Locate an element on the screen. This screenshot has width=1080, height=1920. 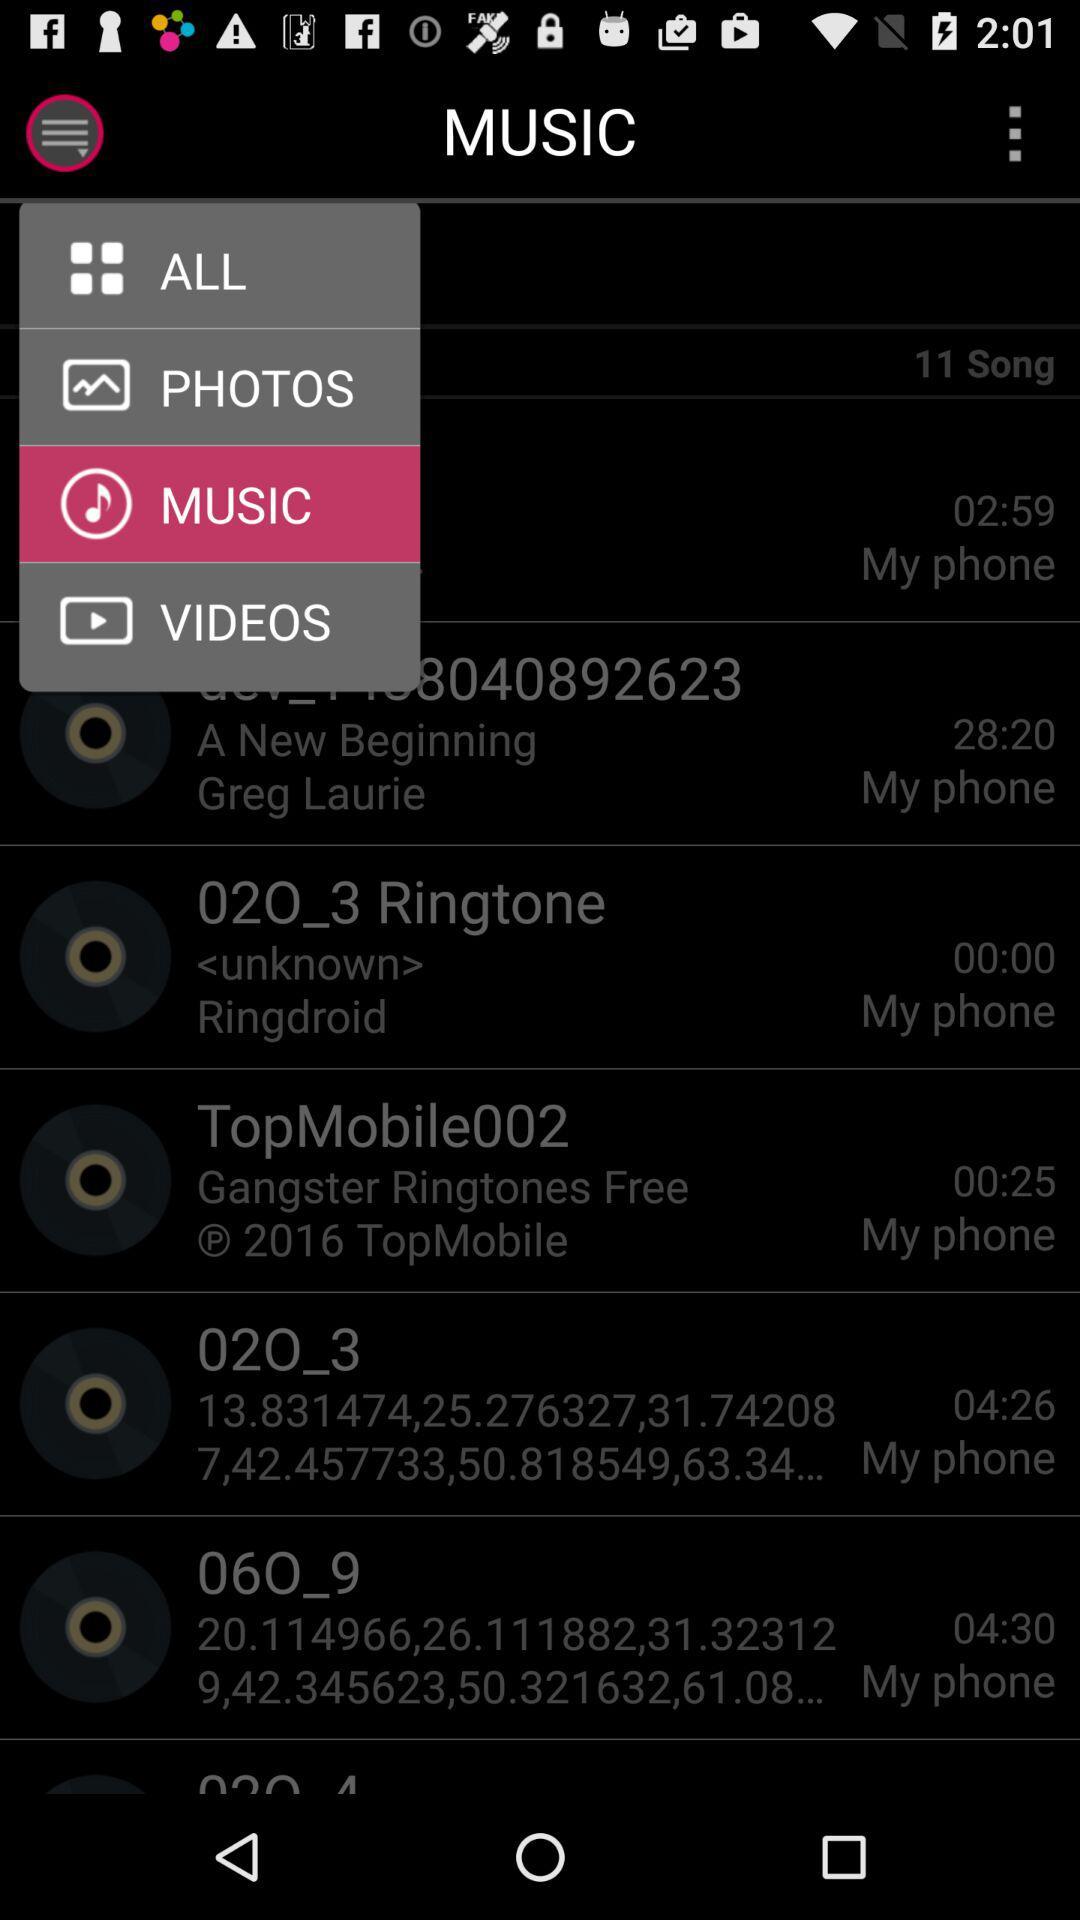
the more icon is located at coordinates (1015, 141).